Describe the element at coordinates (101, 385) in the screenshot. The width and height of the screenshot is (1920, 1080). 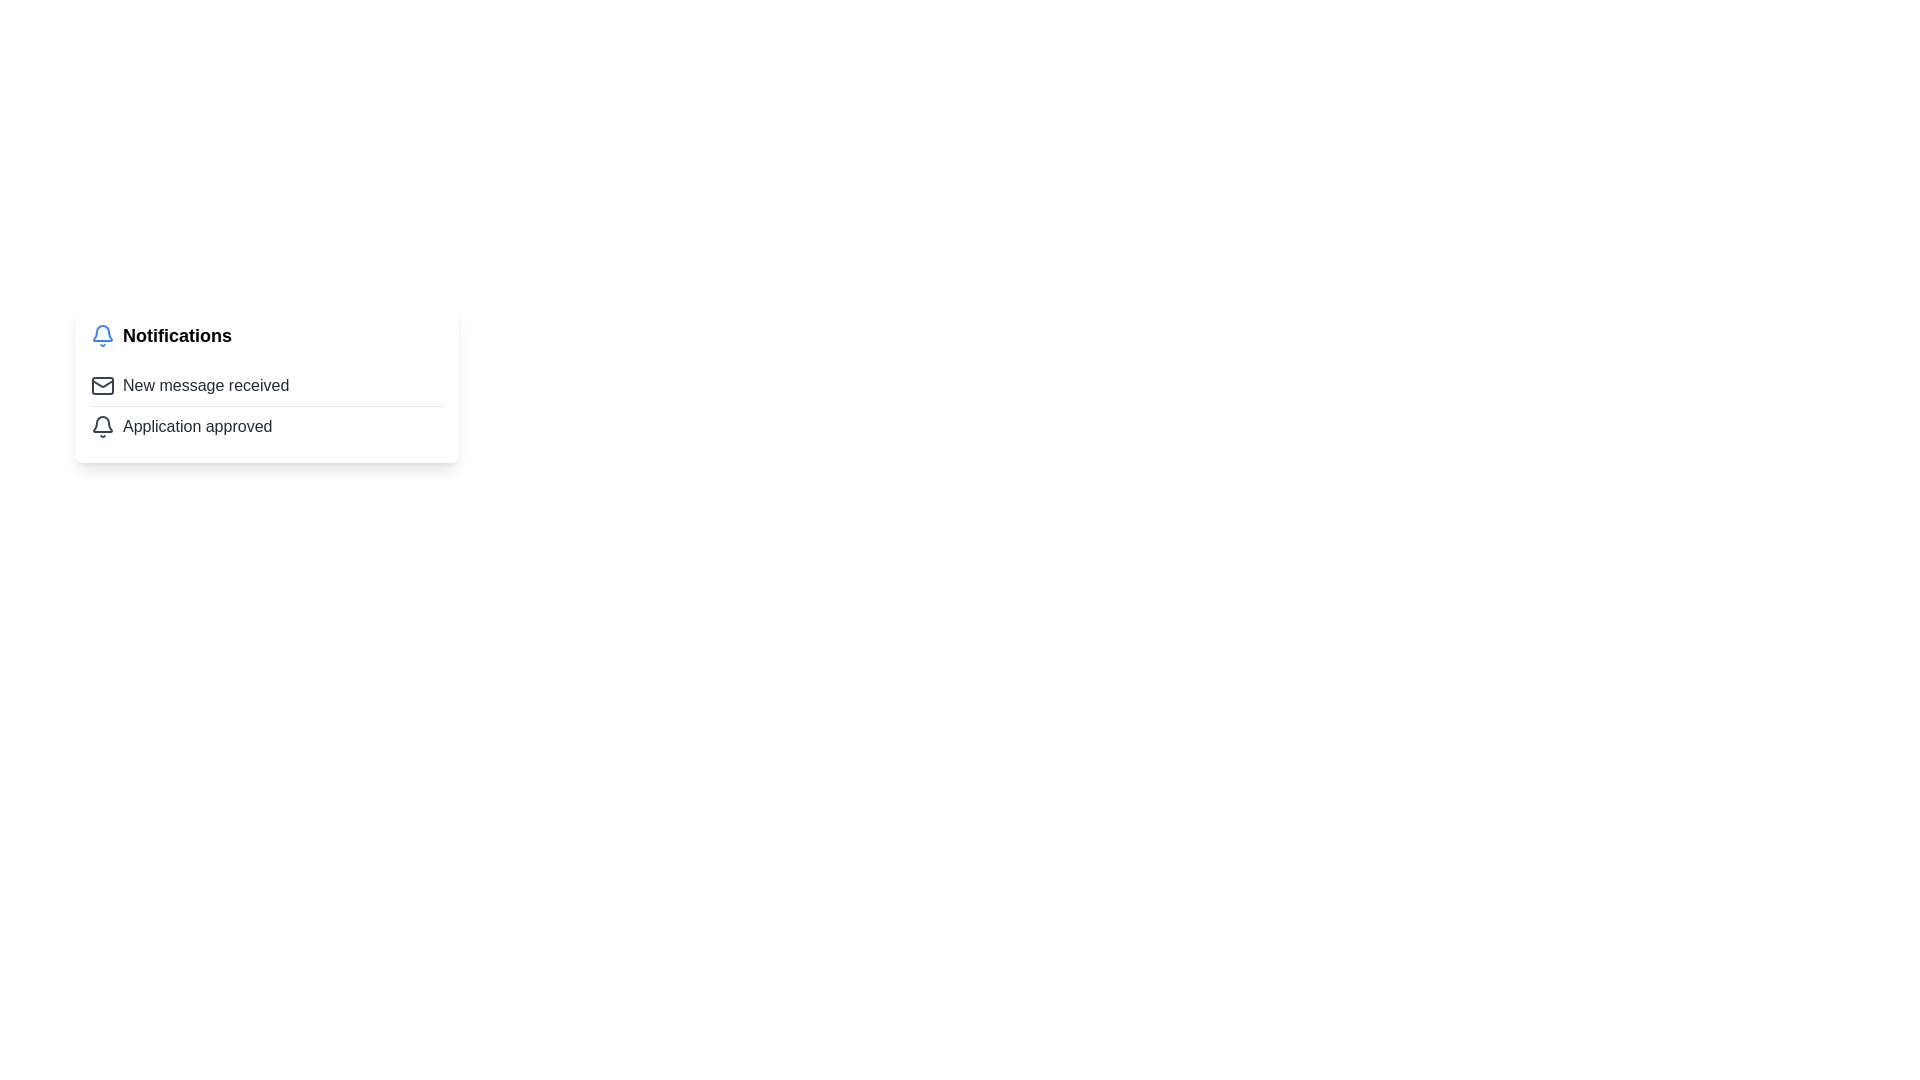
I see `the main body of the graphical envelope icon representing a new message, located to the left of the text 'New message received' in the second notification entry of the list` at that location.